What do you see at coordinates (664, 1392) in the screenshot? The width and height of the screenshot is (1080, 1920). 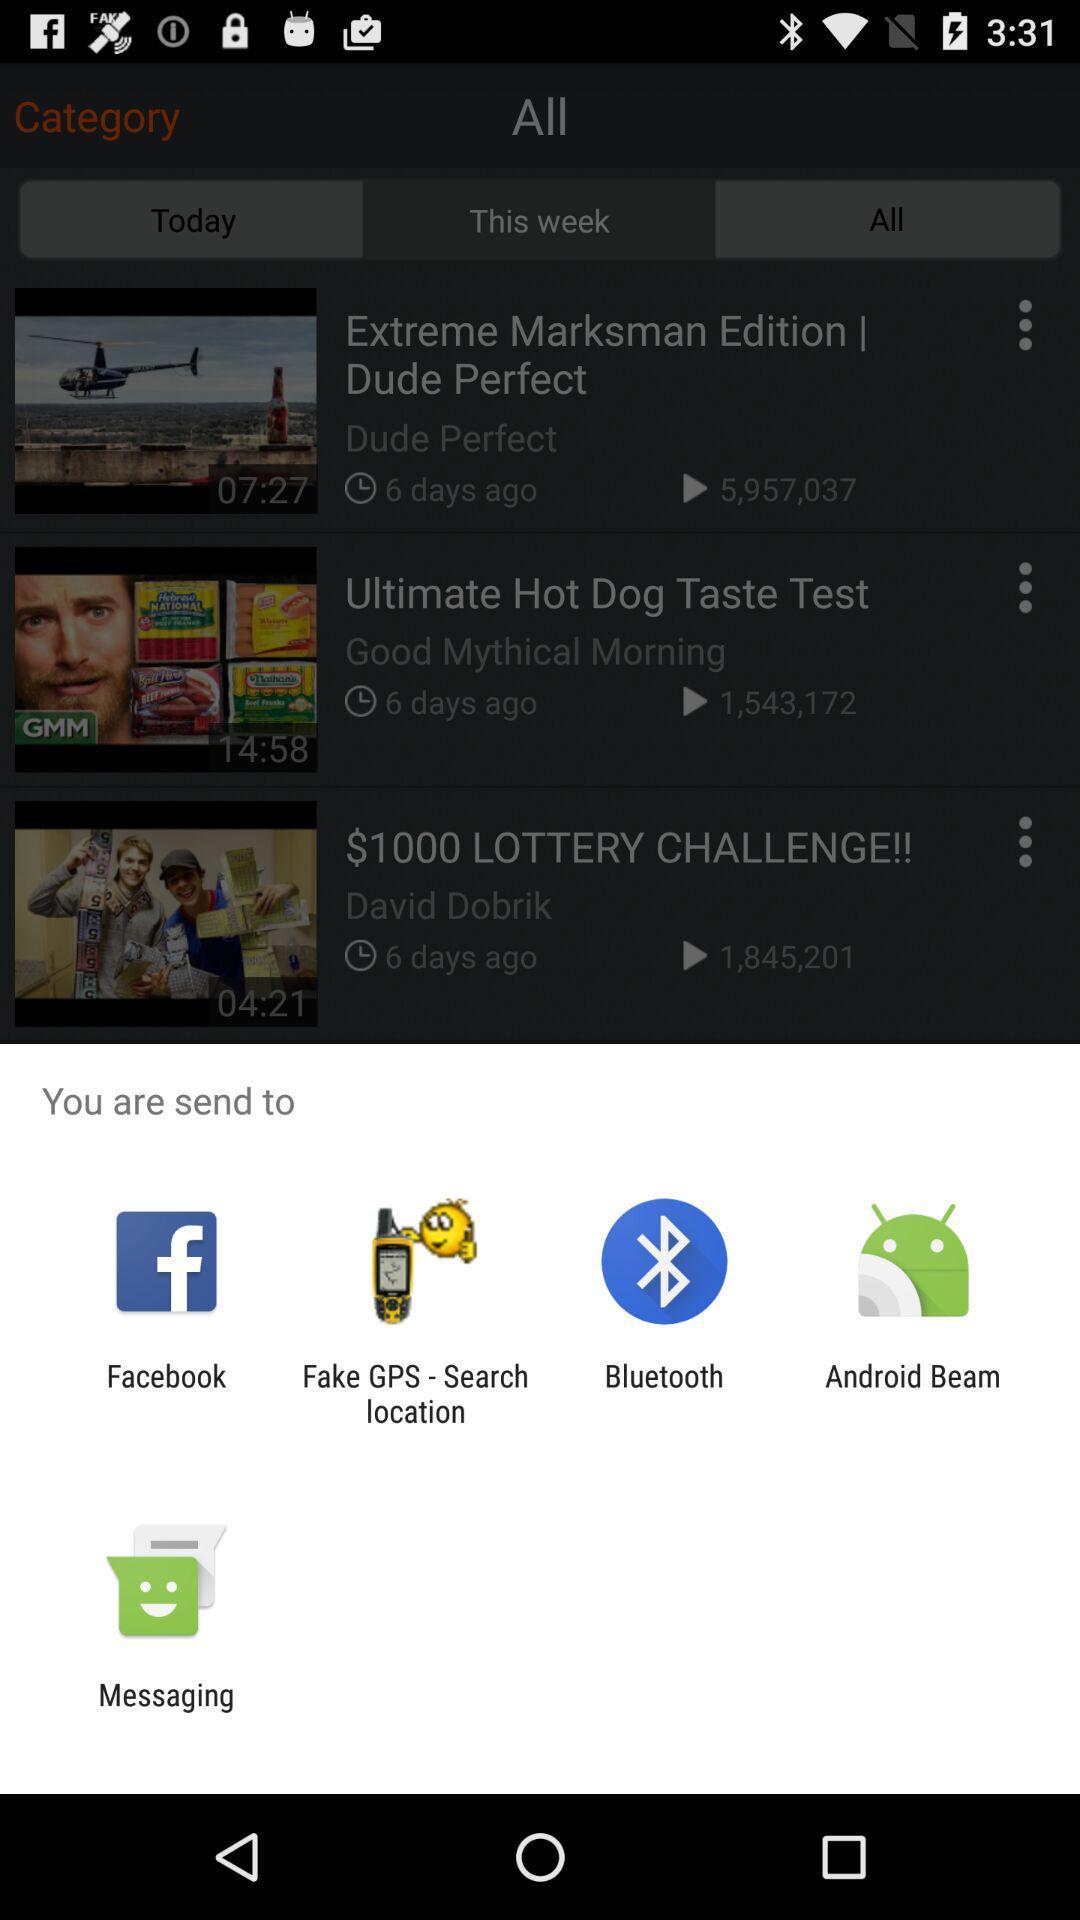 I see `item to the right of the fake gps search icon` at bounding box center [664, 1392].